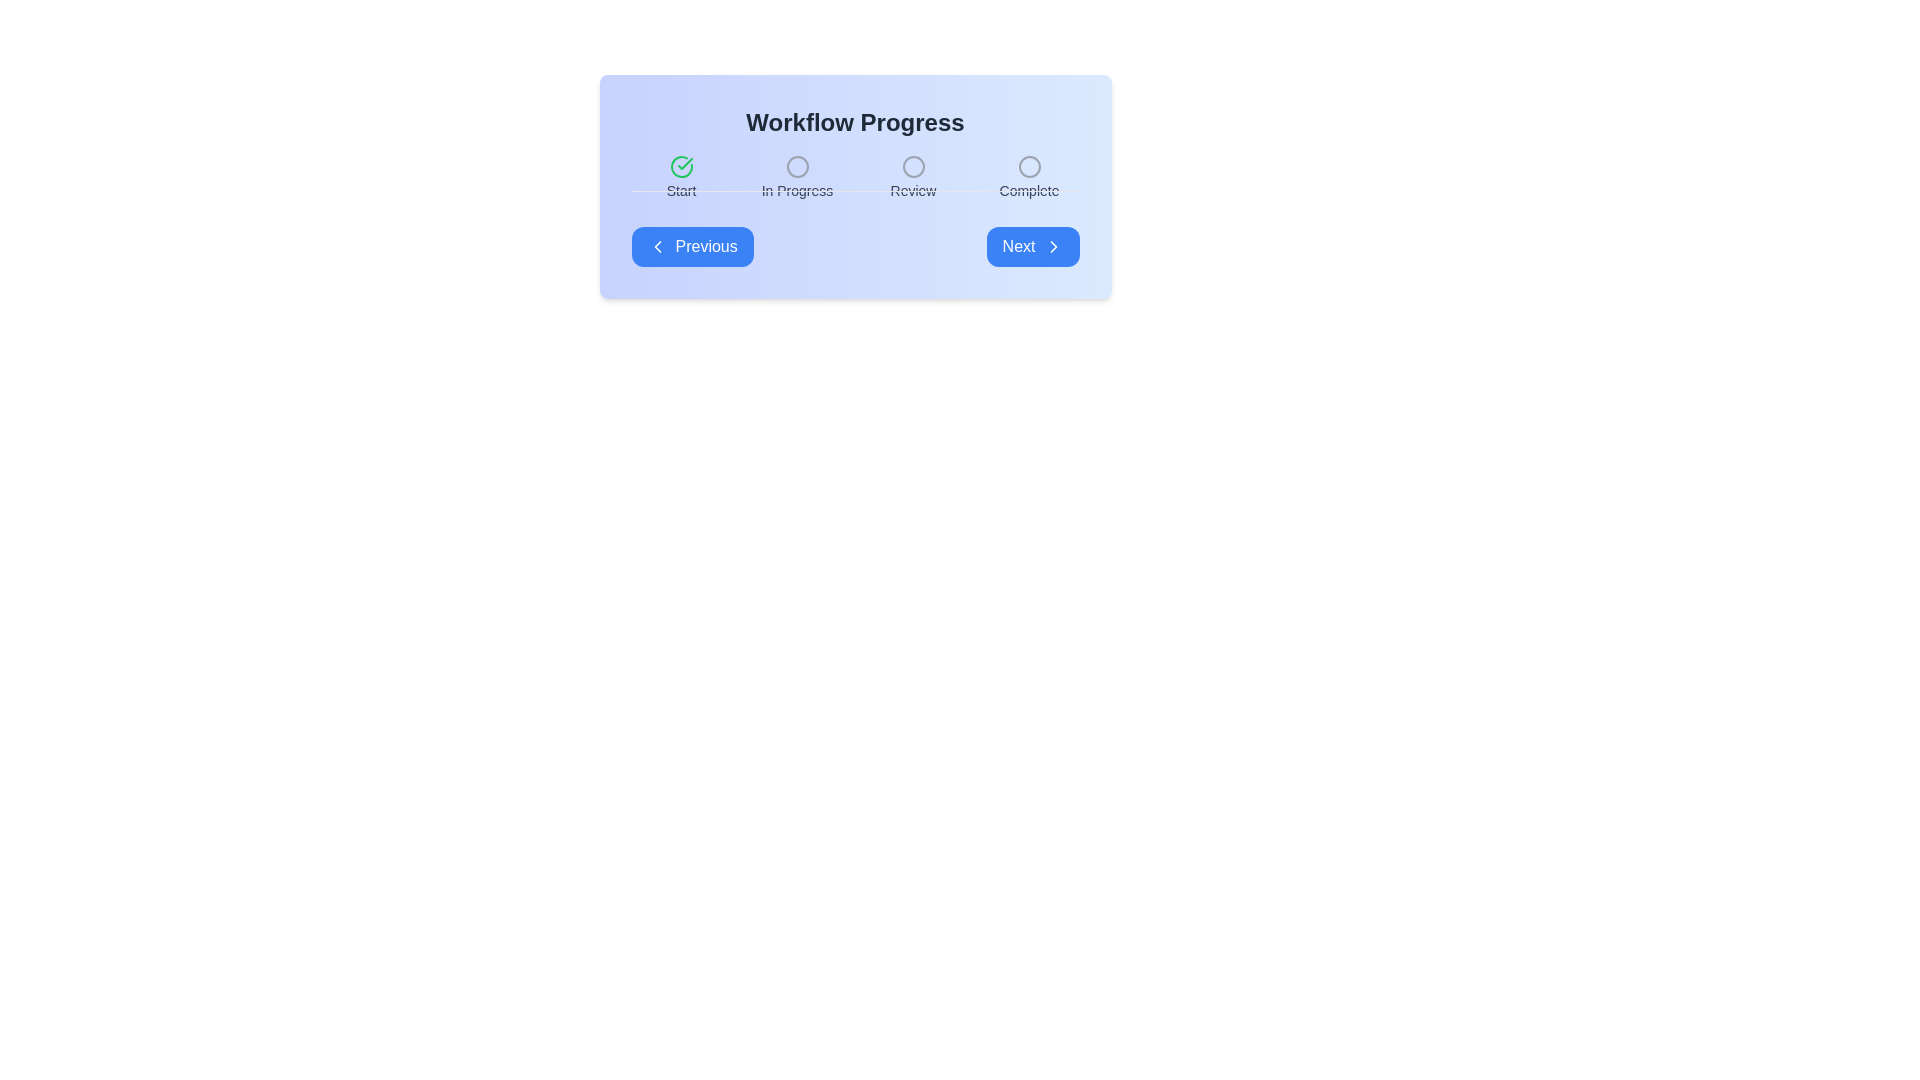 This screenshot has height=1080, width=1920. I want to click on the 'Workflow Progress' text label which is prominently displayed in a bold font, centered above a horizontal progress tracker, so click(855, 123).